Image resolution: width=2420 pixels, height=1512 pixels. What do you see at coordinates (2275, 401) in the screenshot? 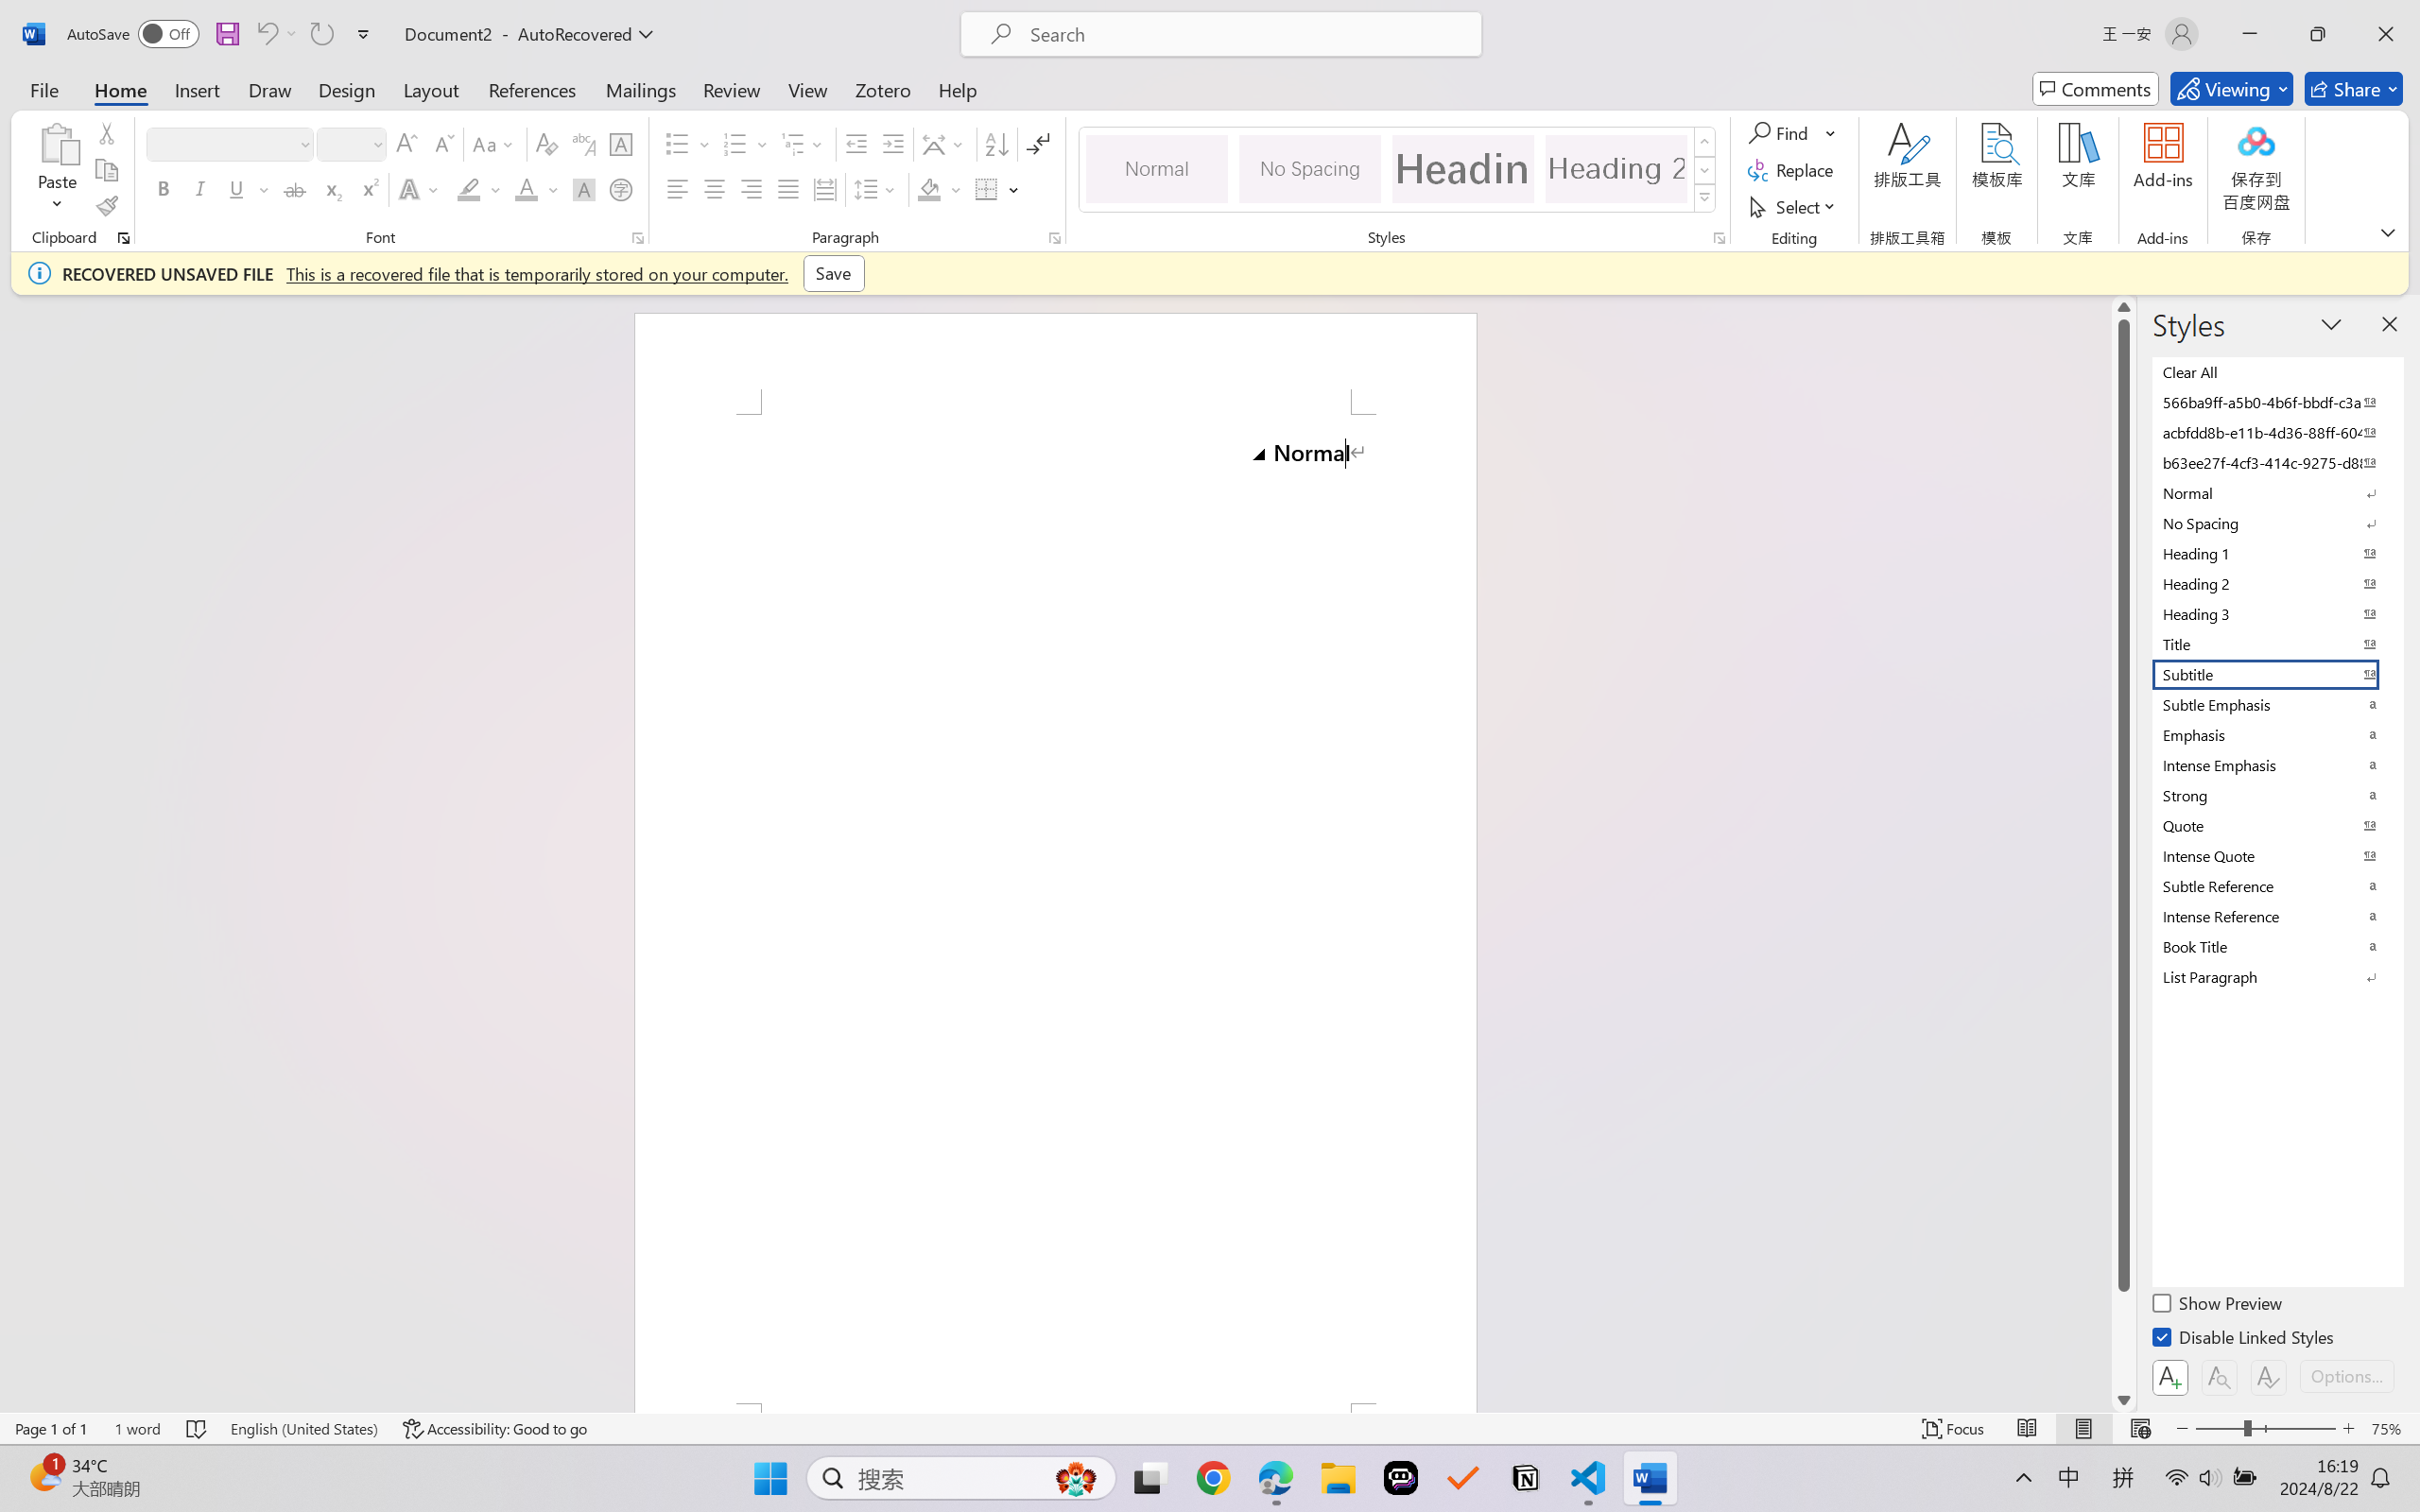
I see `'566ba9ff-a5b0-4b6f-bbdf-c3ab41993fc2'` at bounding box center [2275, 401].